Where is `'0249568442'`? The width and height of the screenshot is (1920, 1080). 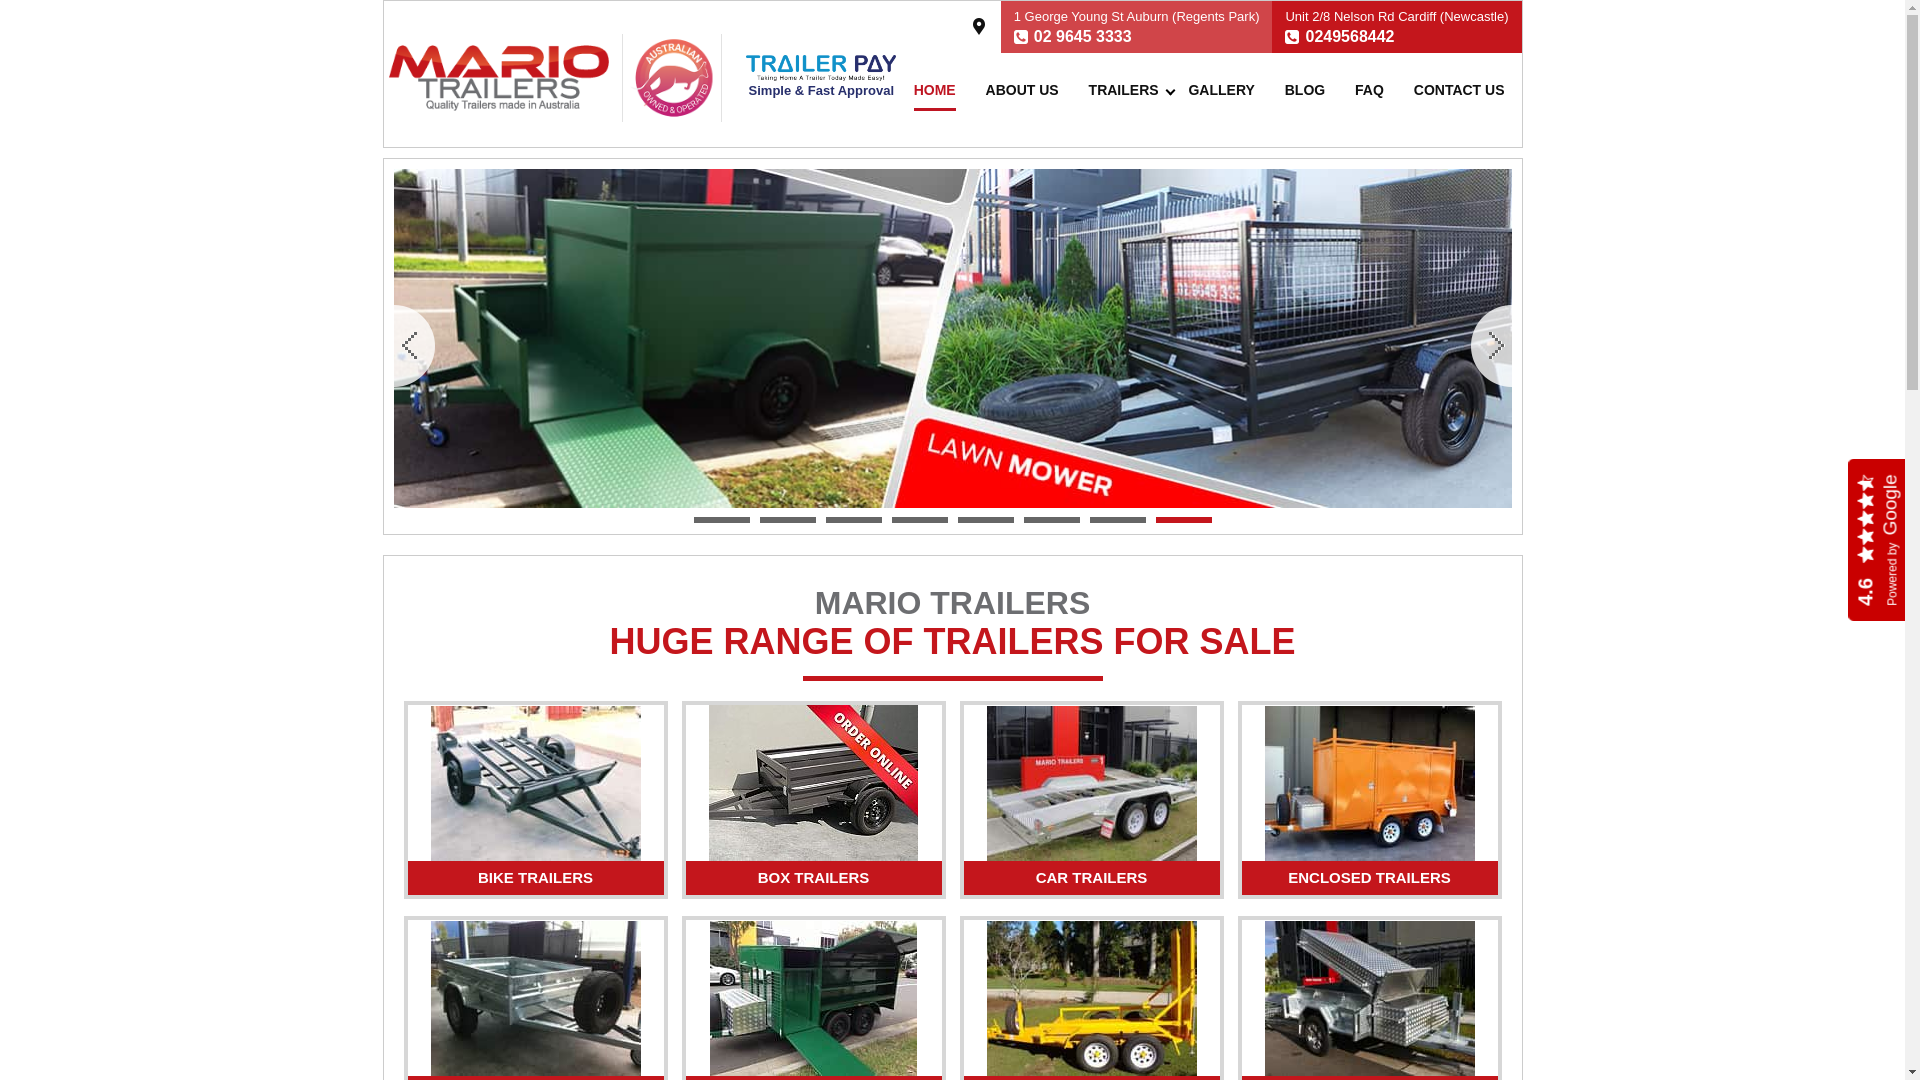
'0249568442' is located at coordinates (1349, 36).